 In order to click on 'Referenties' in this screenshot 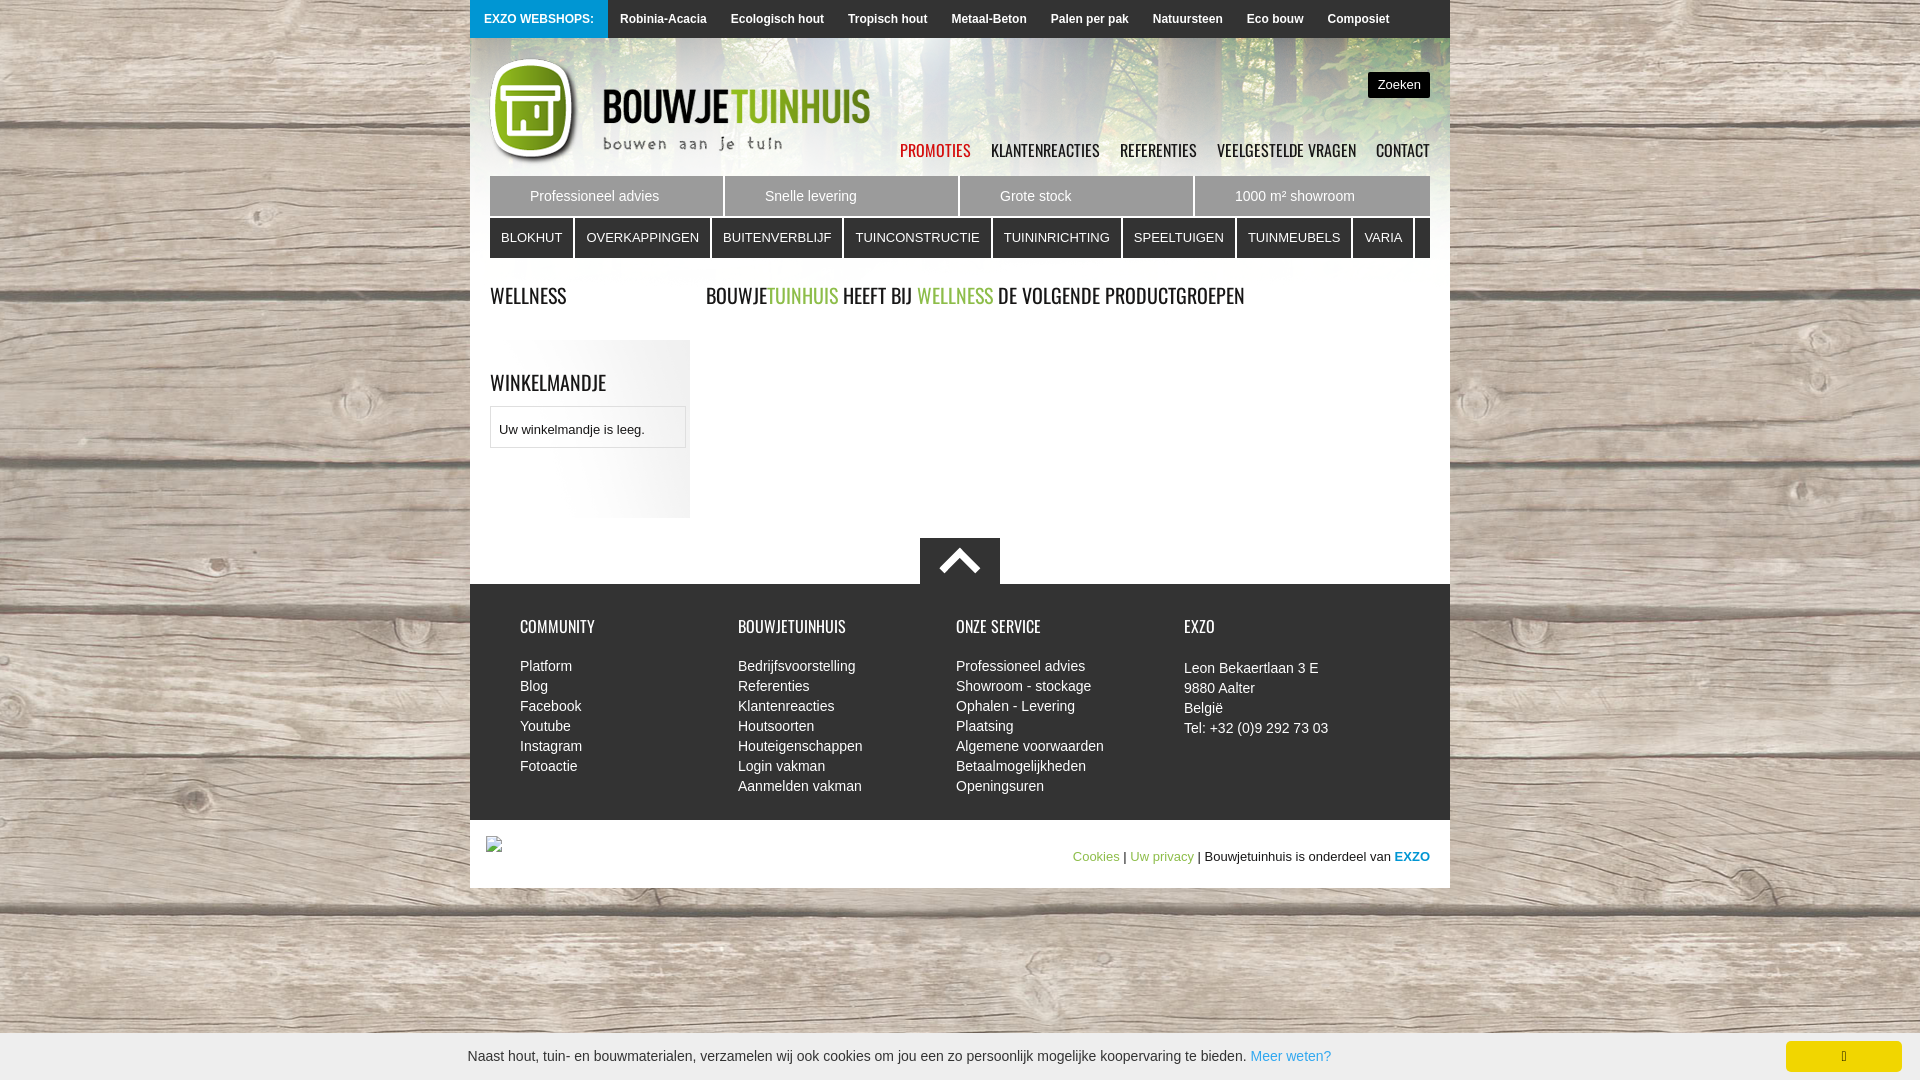, I will do `click(737, 685)`.